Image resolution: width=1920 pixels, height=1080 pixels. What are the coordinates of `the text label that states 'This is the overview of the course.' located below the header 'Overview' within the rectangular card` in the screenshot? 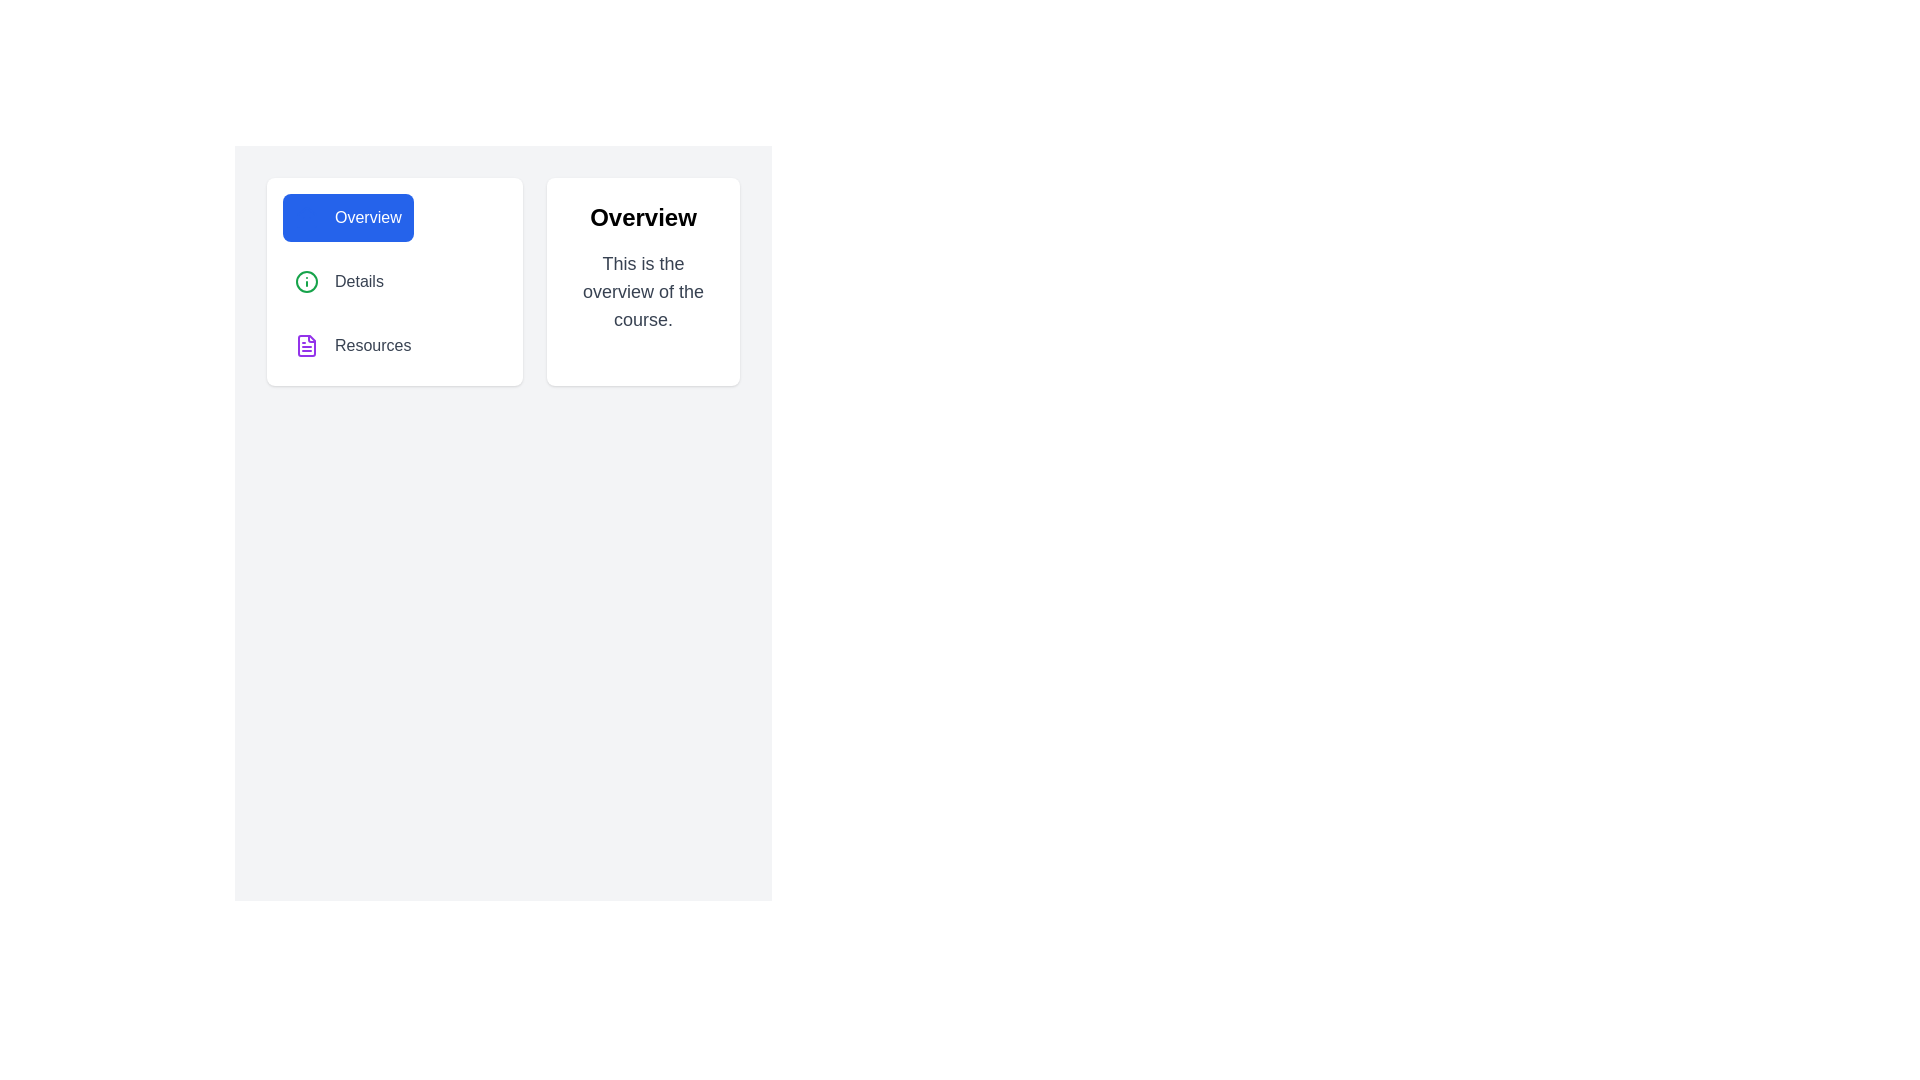 It's located at (643, 292).